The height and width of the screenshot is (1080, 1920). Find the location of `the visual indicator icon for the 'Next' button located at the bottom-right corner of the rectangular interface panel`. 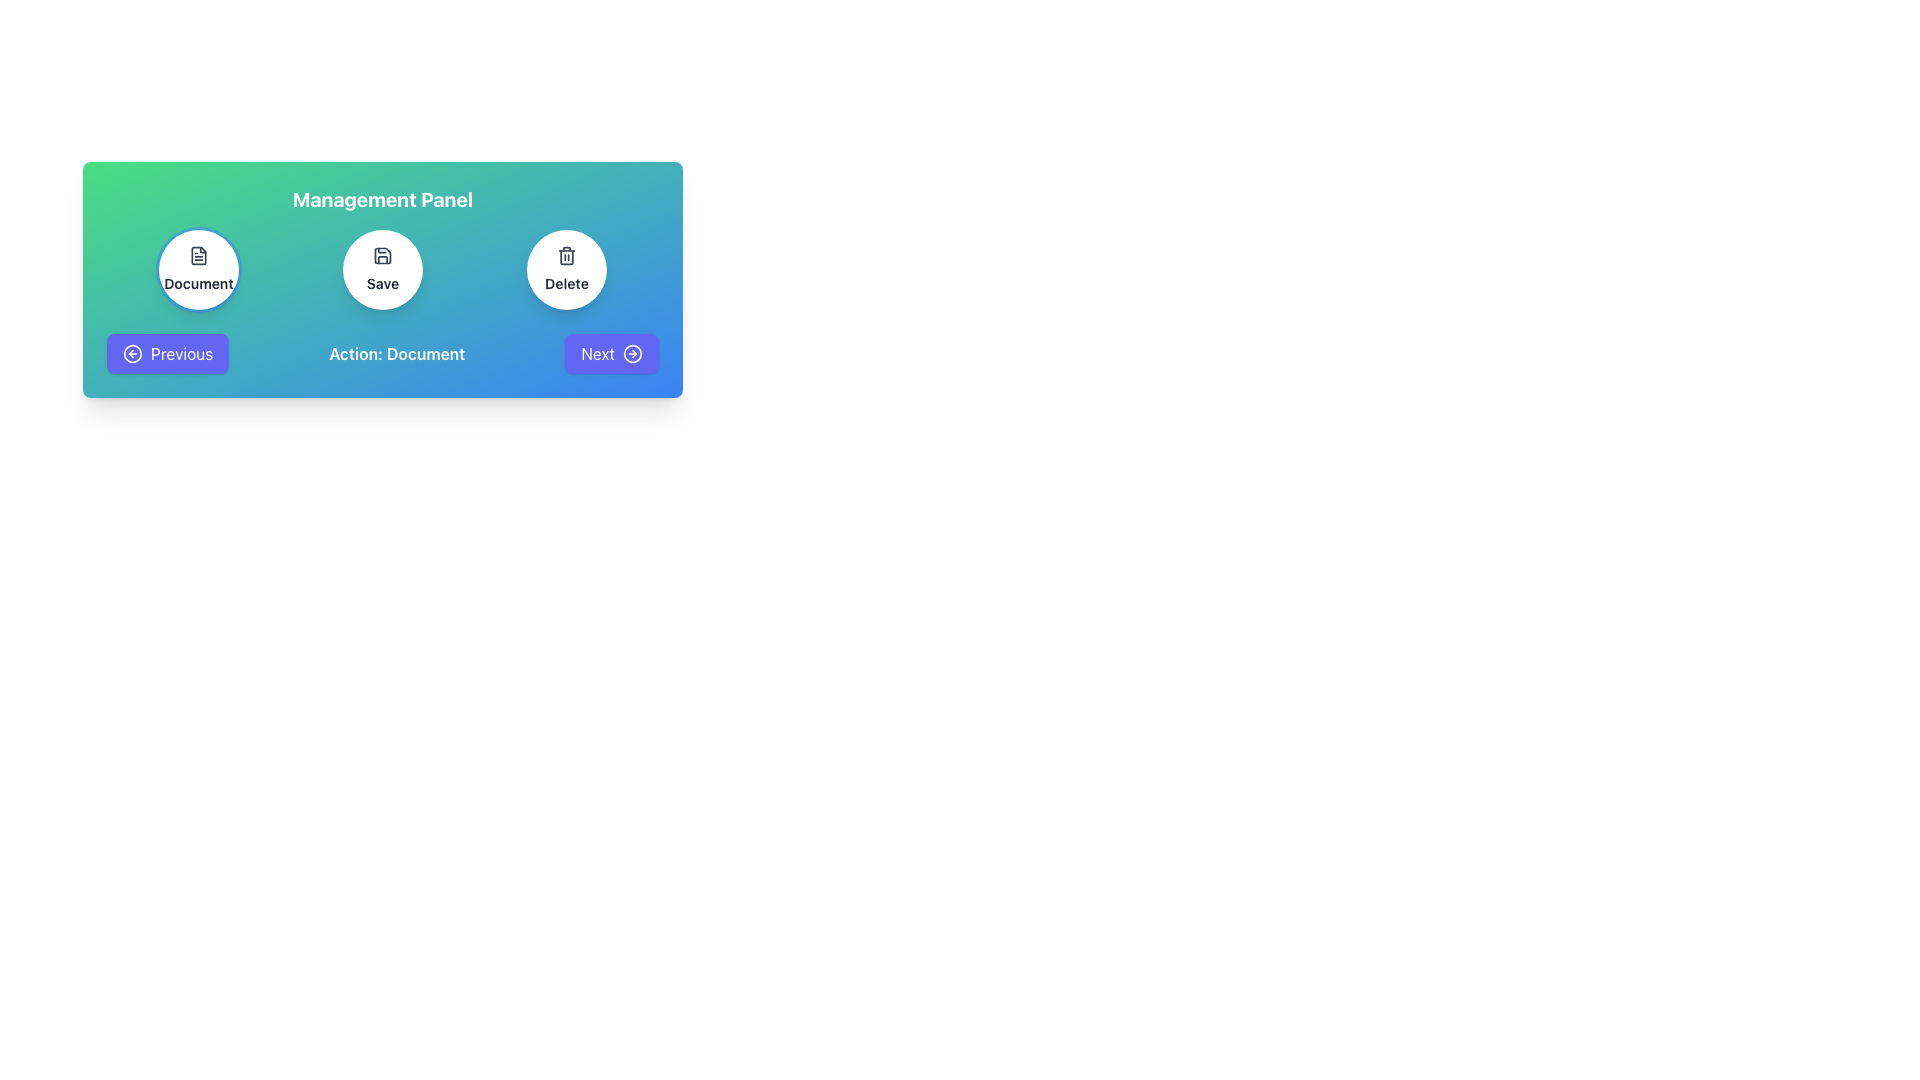

the visual indicator icon for the 'Next' button located at the bottom-right corner of the rectangular interface panel is located at coordinates (632, 353).